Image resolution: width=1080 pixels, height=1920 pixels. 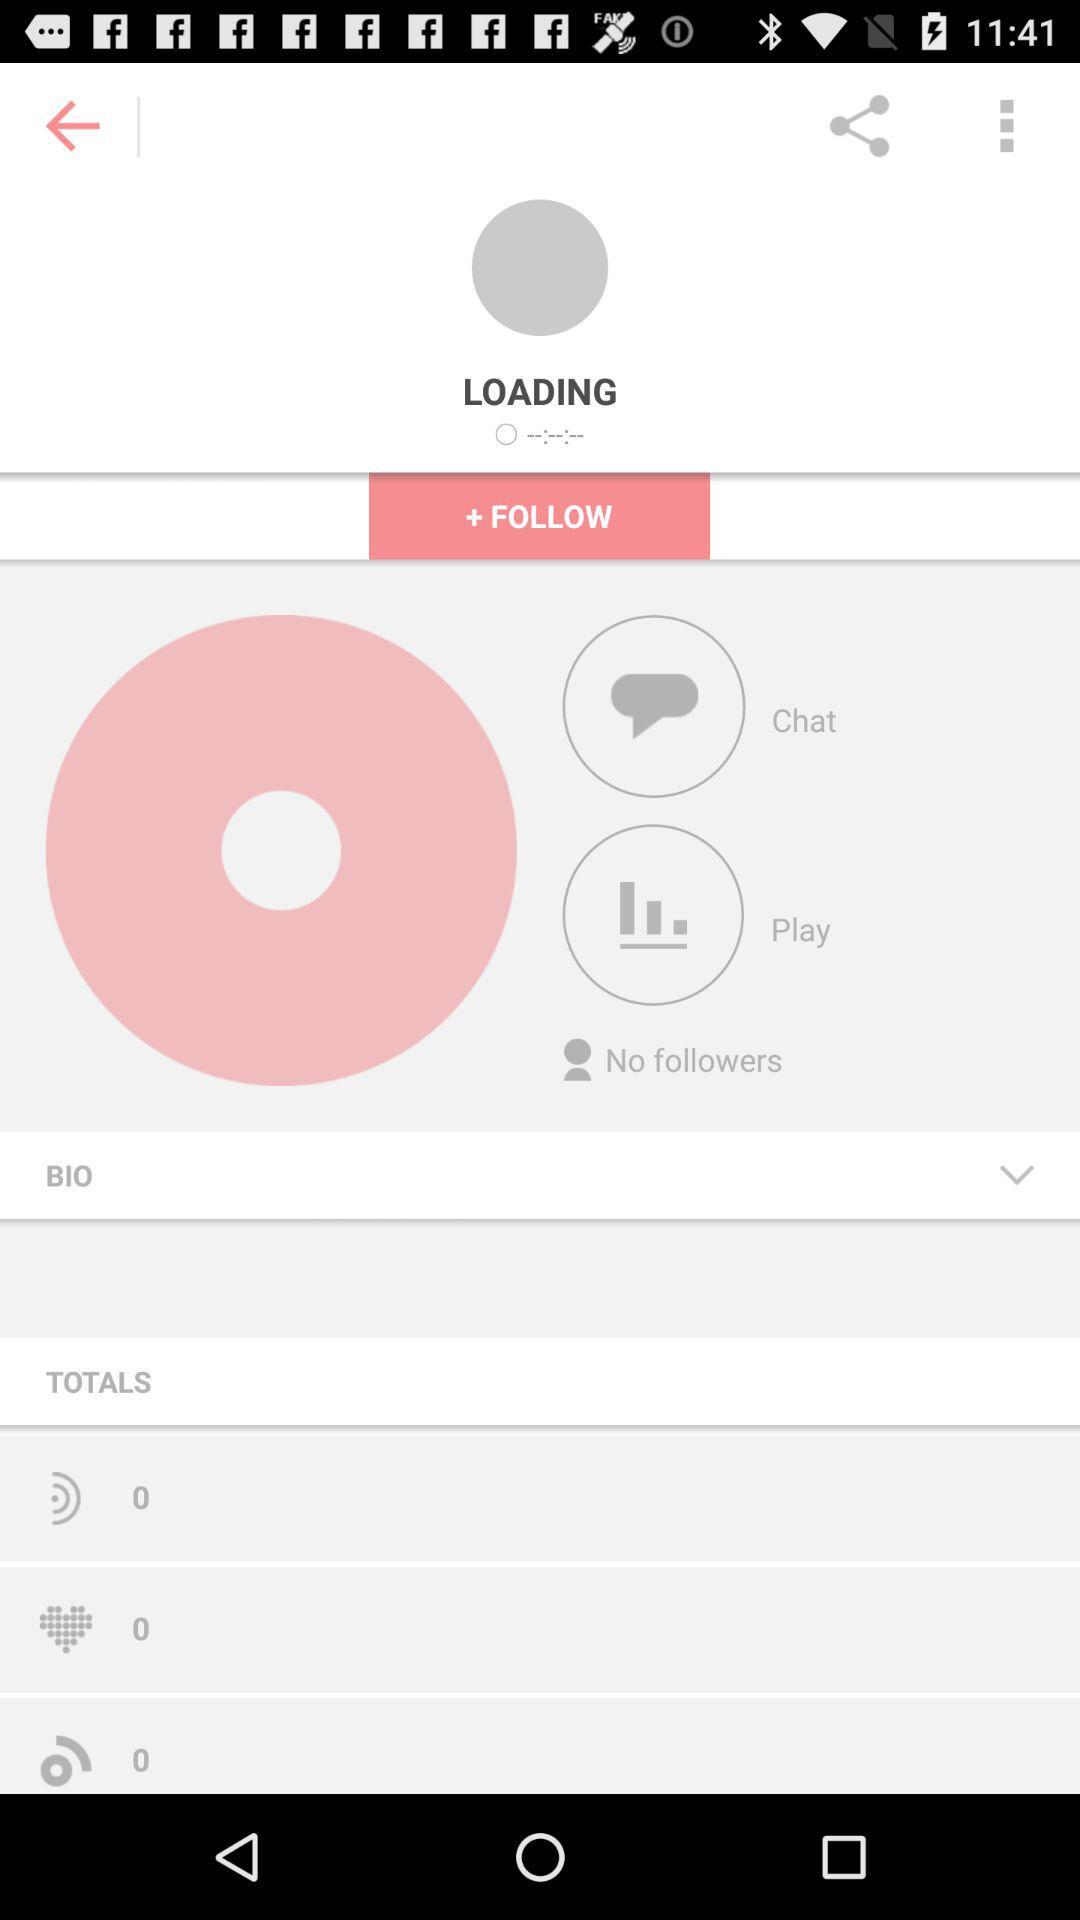 What do you see at coordinates (654, 755) in the screenshot?
I see `the chat icon` at bounding box center [654, 755].